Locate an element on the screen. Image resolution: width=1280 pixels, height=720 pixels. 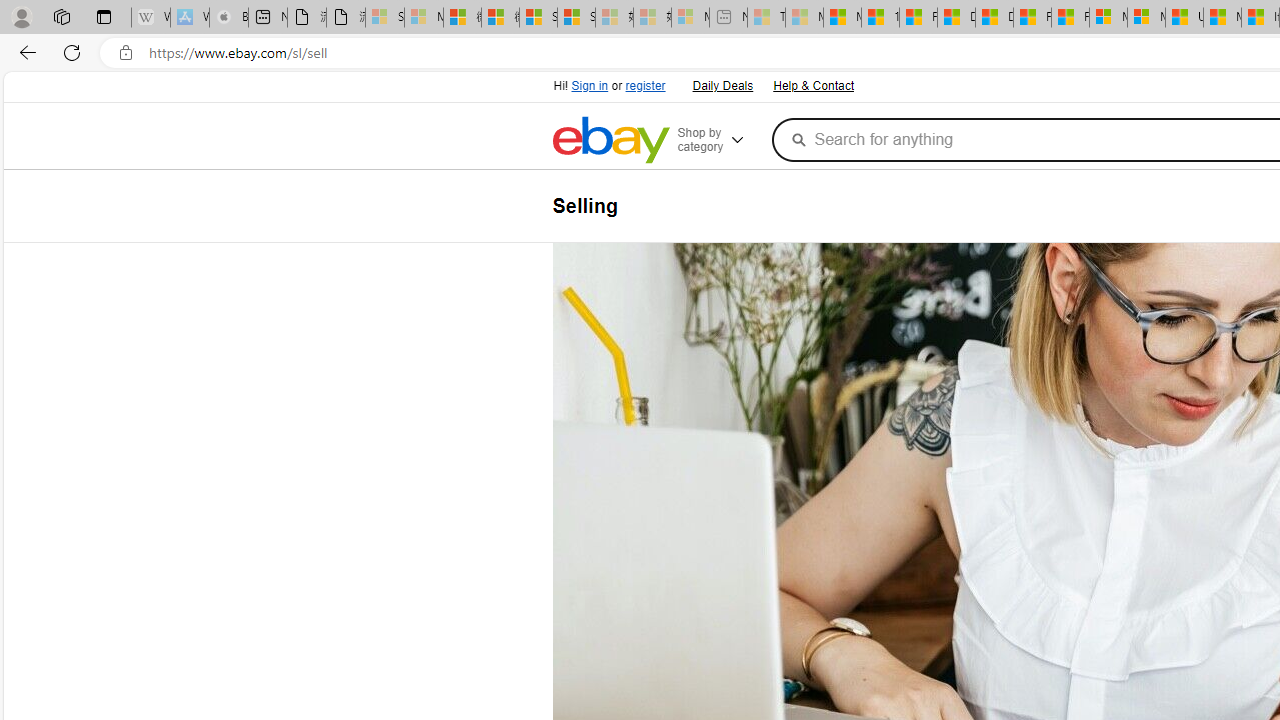
'Shop by category' is located at coordinates (720, 139).